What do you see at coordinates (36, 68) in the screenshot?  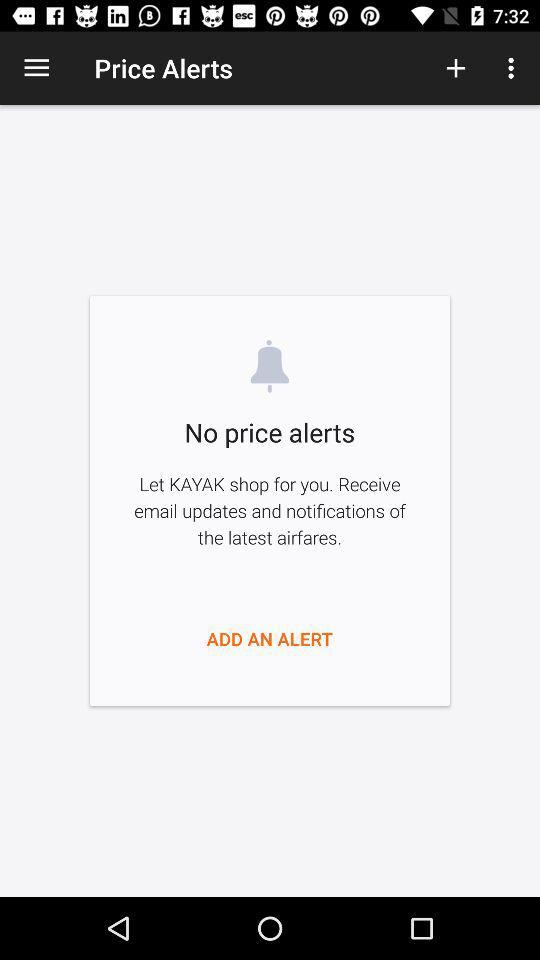 I see `the item to the left of price alerts icon` at bounding box center [36, 68].